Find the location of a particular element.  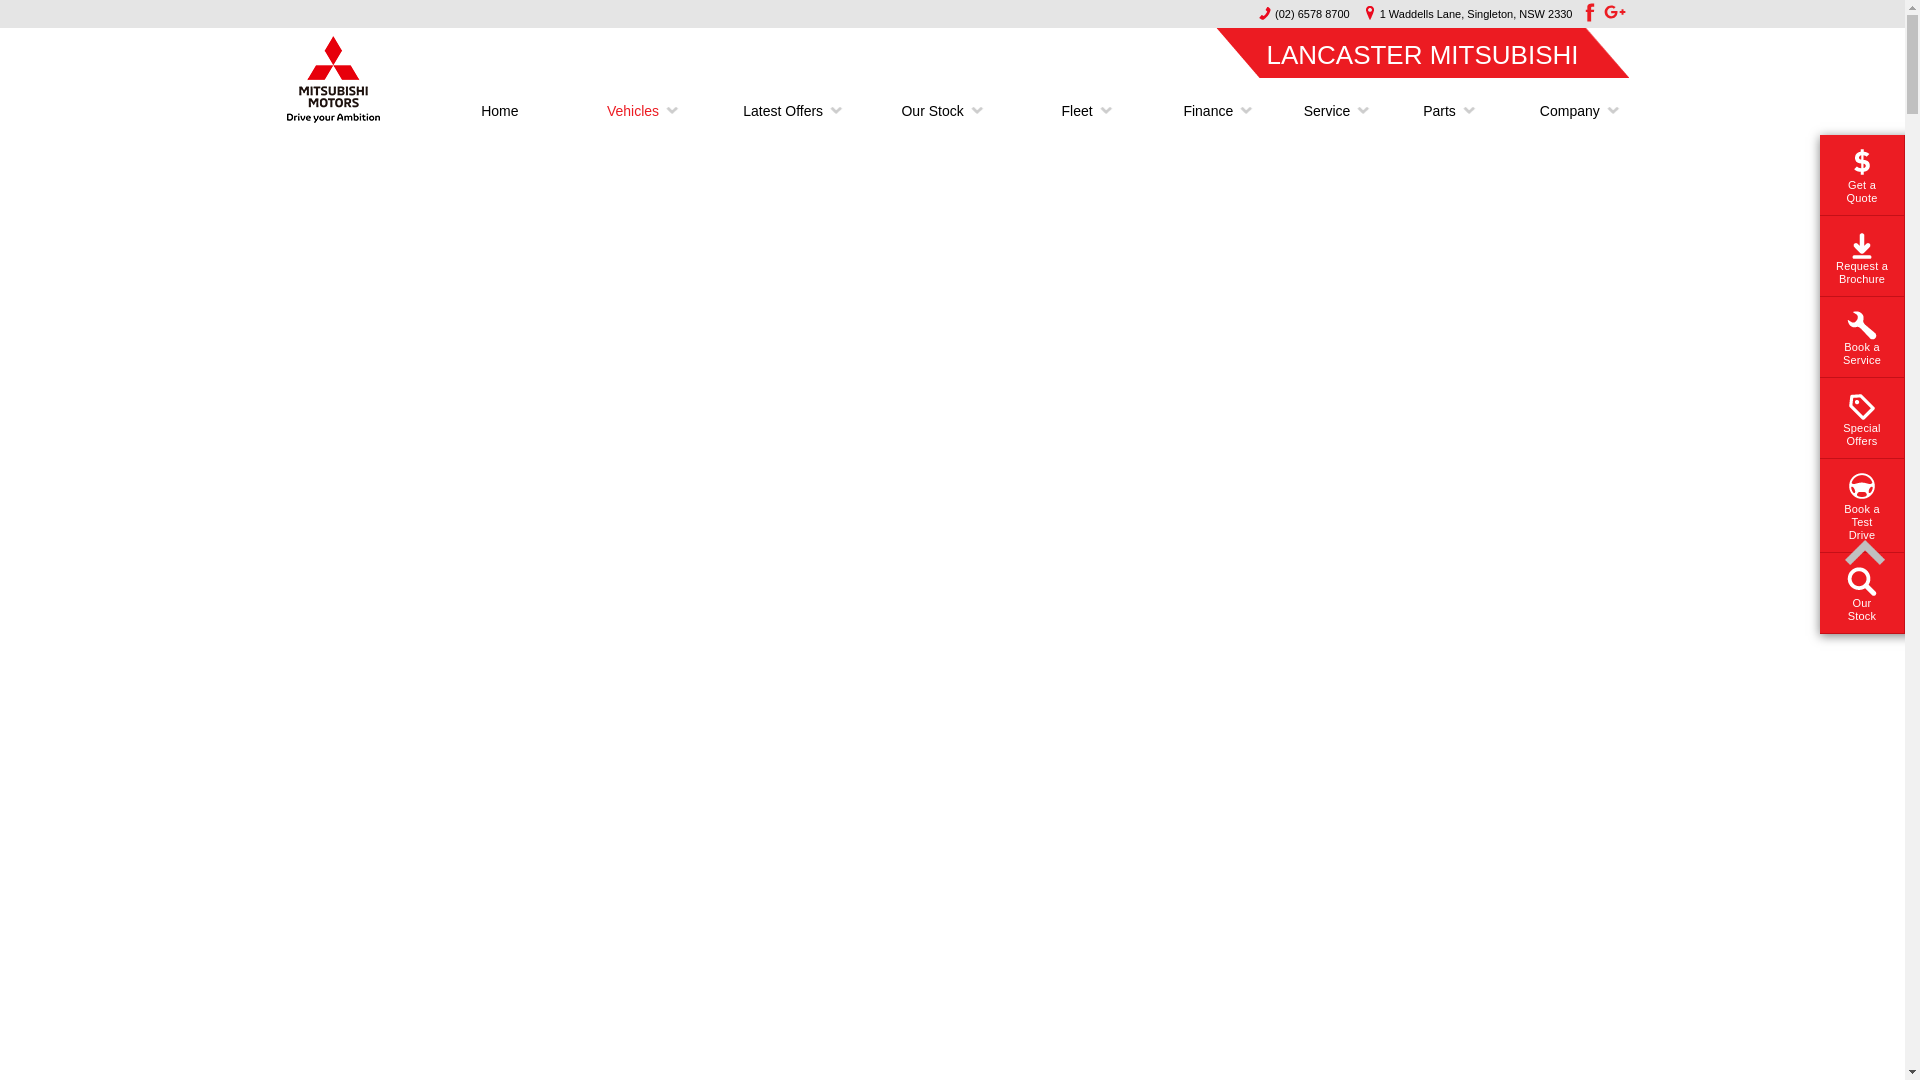

'Parts' is located at coordinates (1438, 111).